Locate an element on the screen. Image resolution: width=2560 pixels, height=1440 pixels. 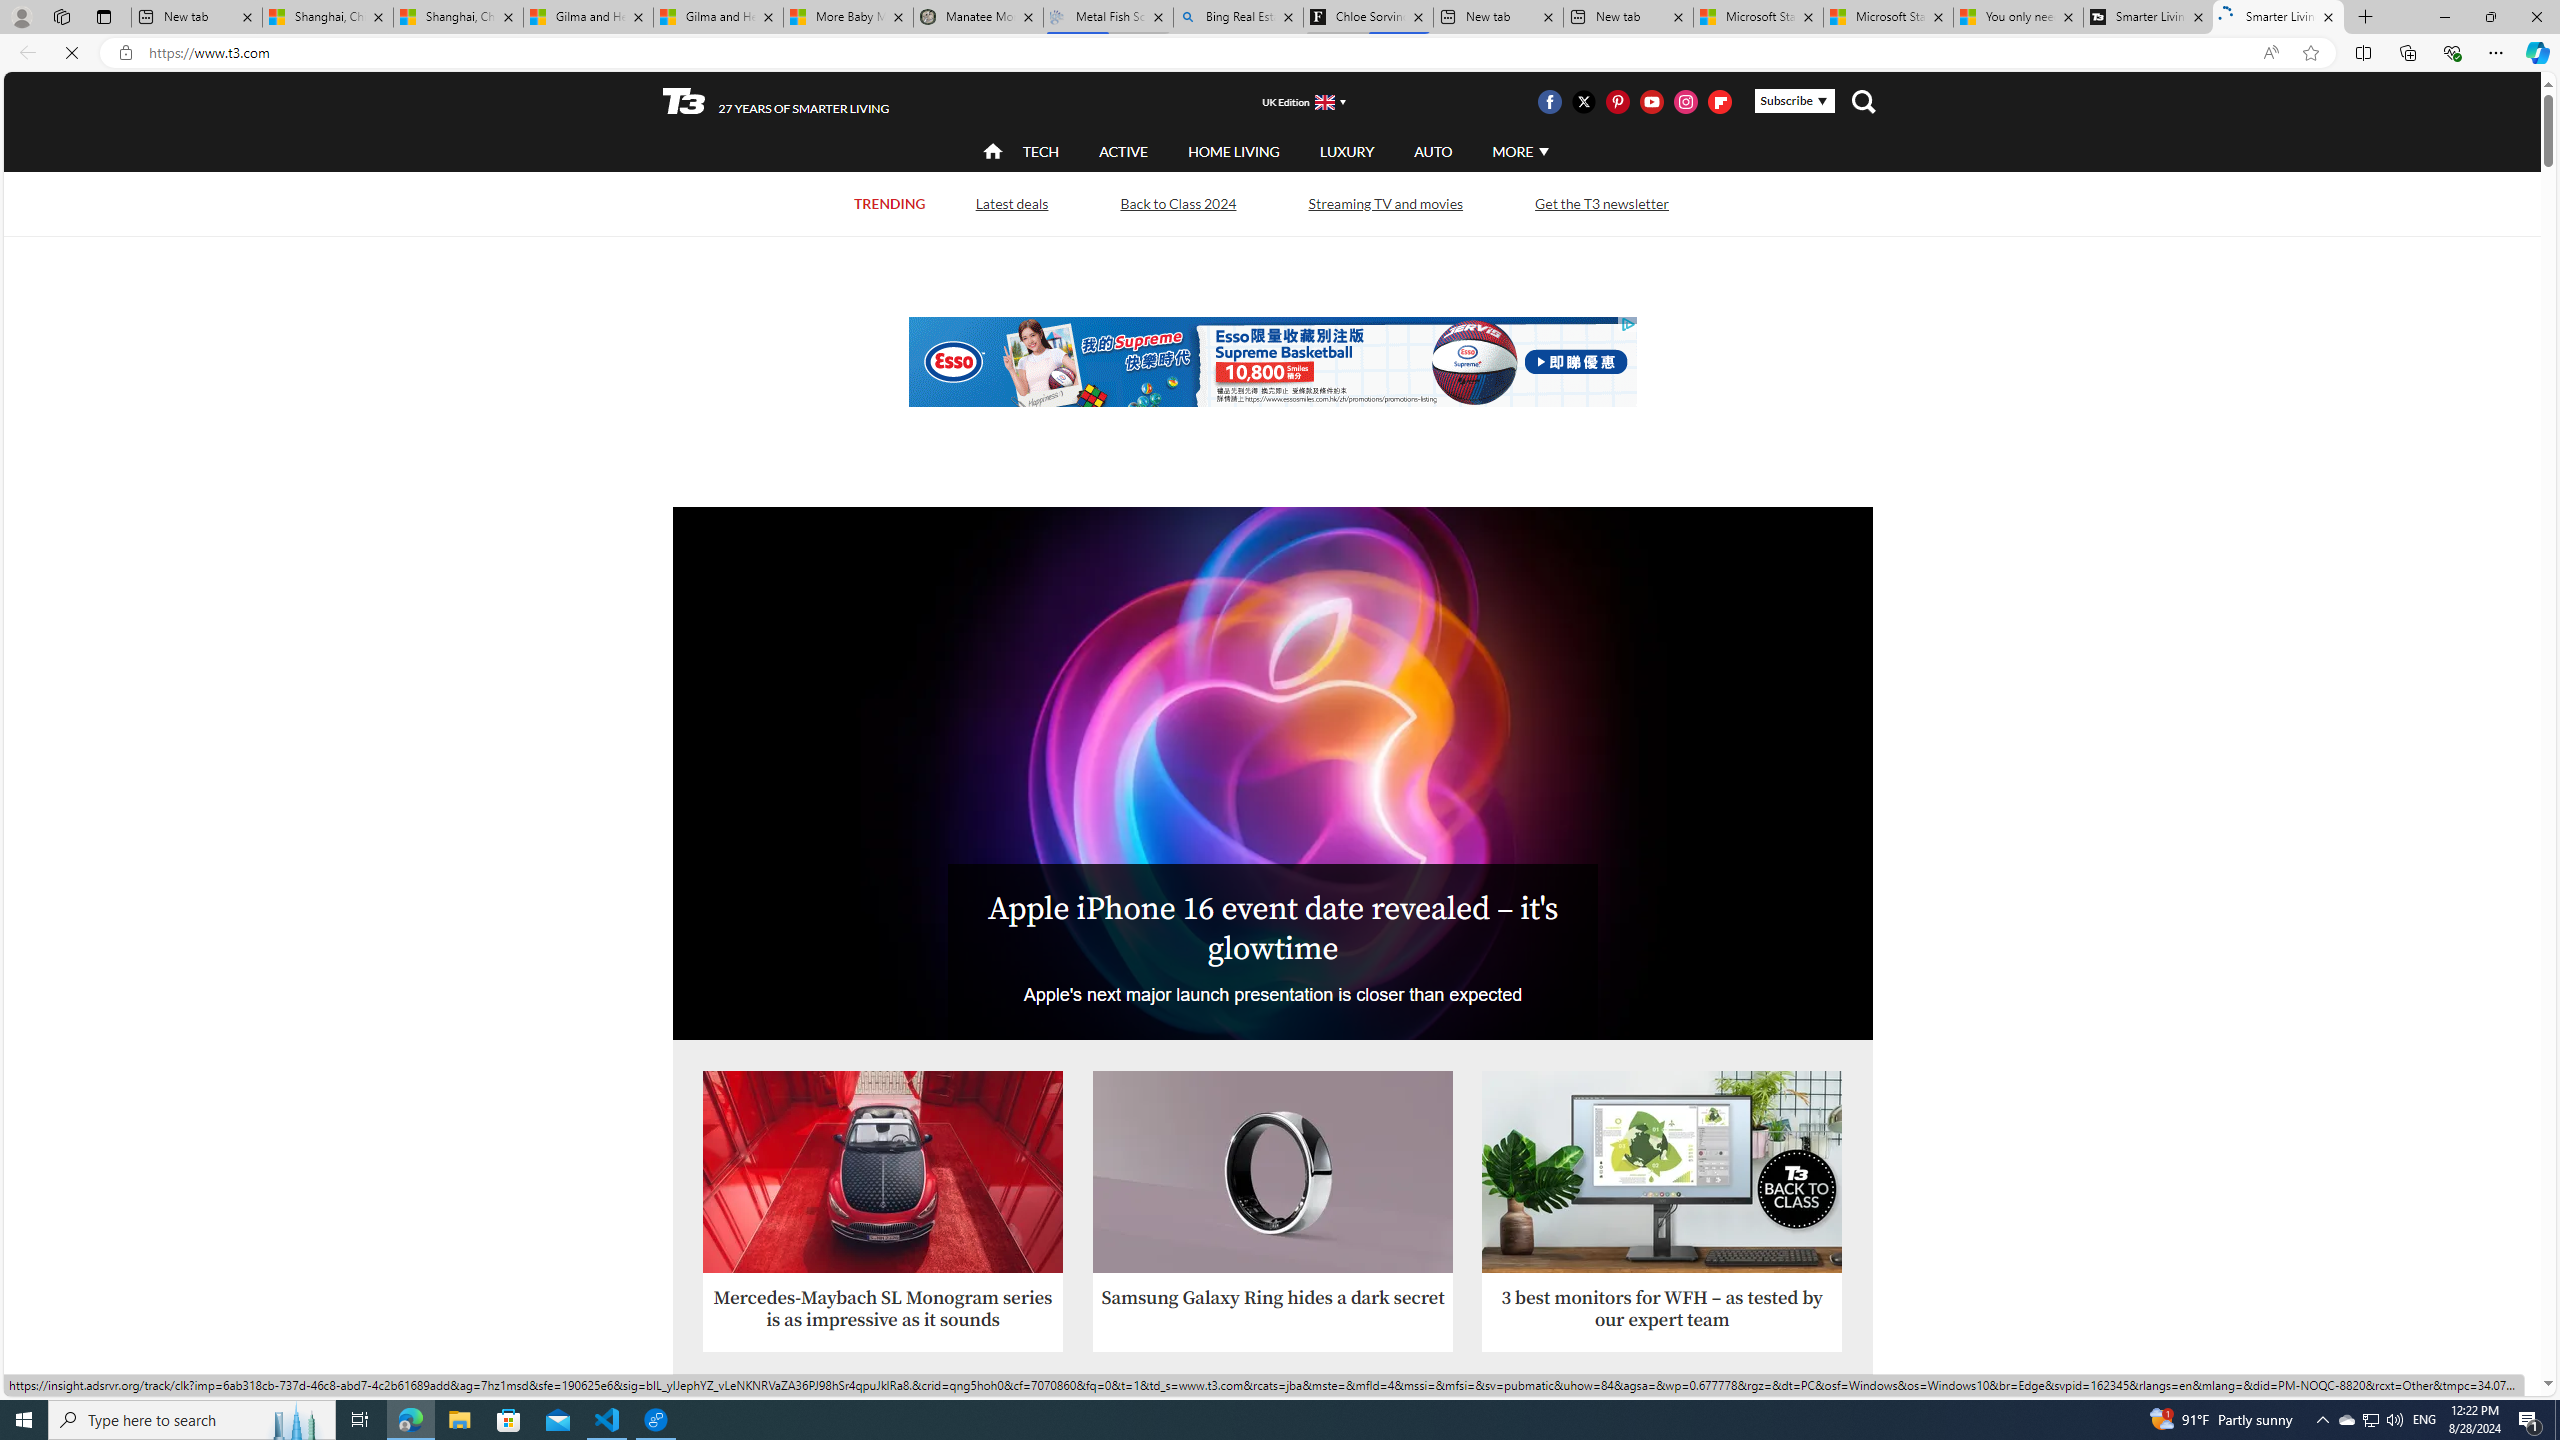
'AUTO' is located at coordinates (1432, 150).